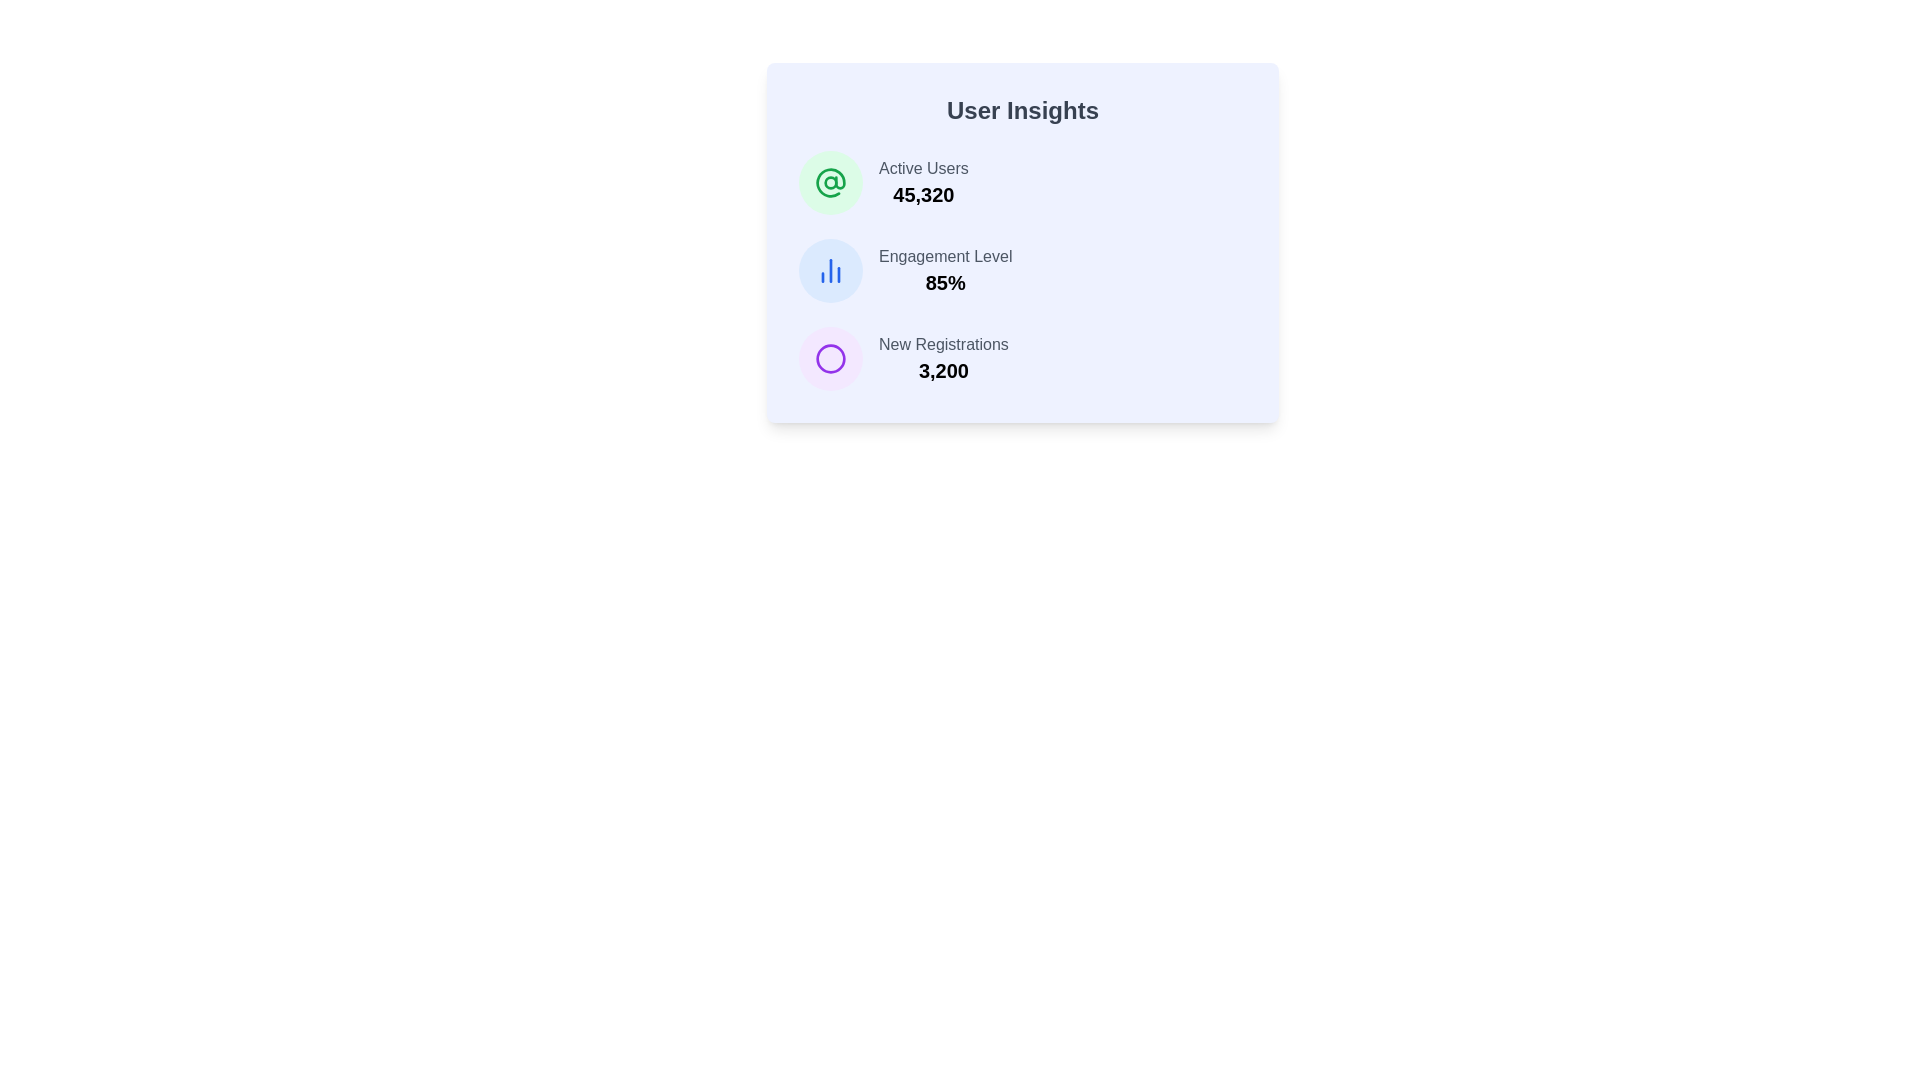 This screenshot has width=1920, height=1080. I want to click on the first icon on the top-left of the 'User Insights' section, which serves as a visual representation for user-related information corresponding to the 'Active Users' label, so click(830, 182).